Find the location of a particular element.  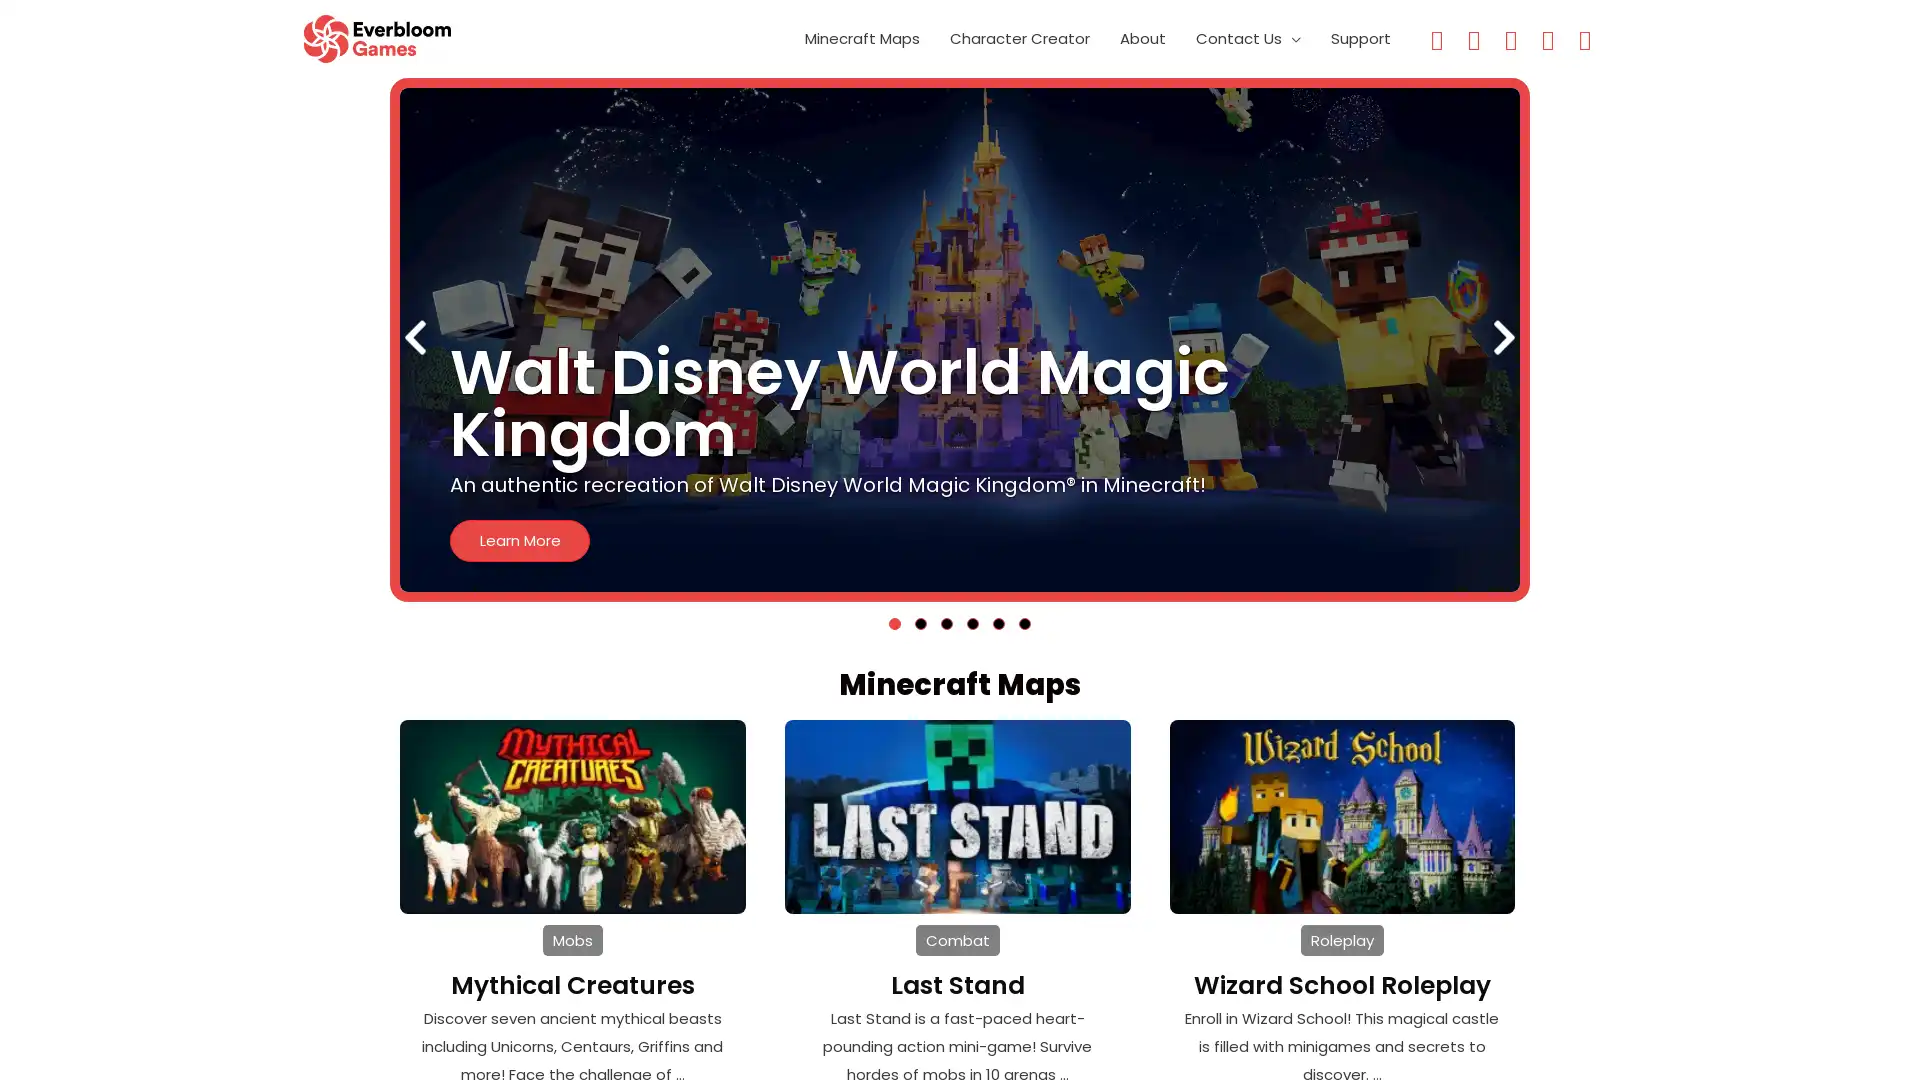

Page 6 is located at coordinates (1025, 622).